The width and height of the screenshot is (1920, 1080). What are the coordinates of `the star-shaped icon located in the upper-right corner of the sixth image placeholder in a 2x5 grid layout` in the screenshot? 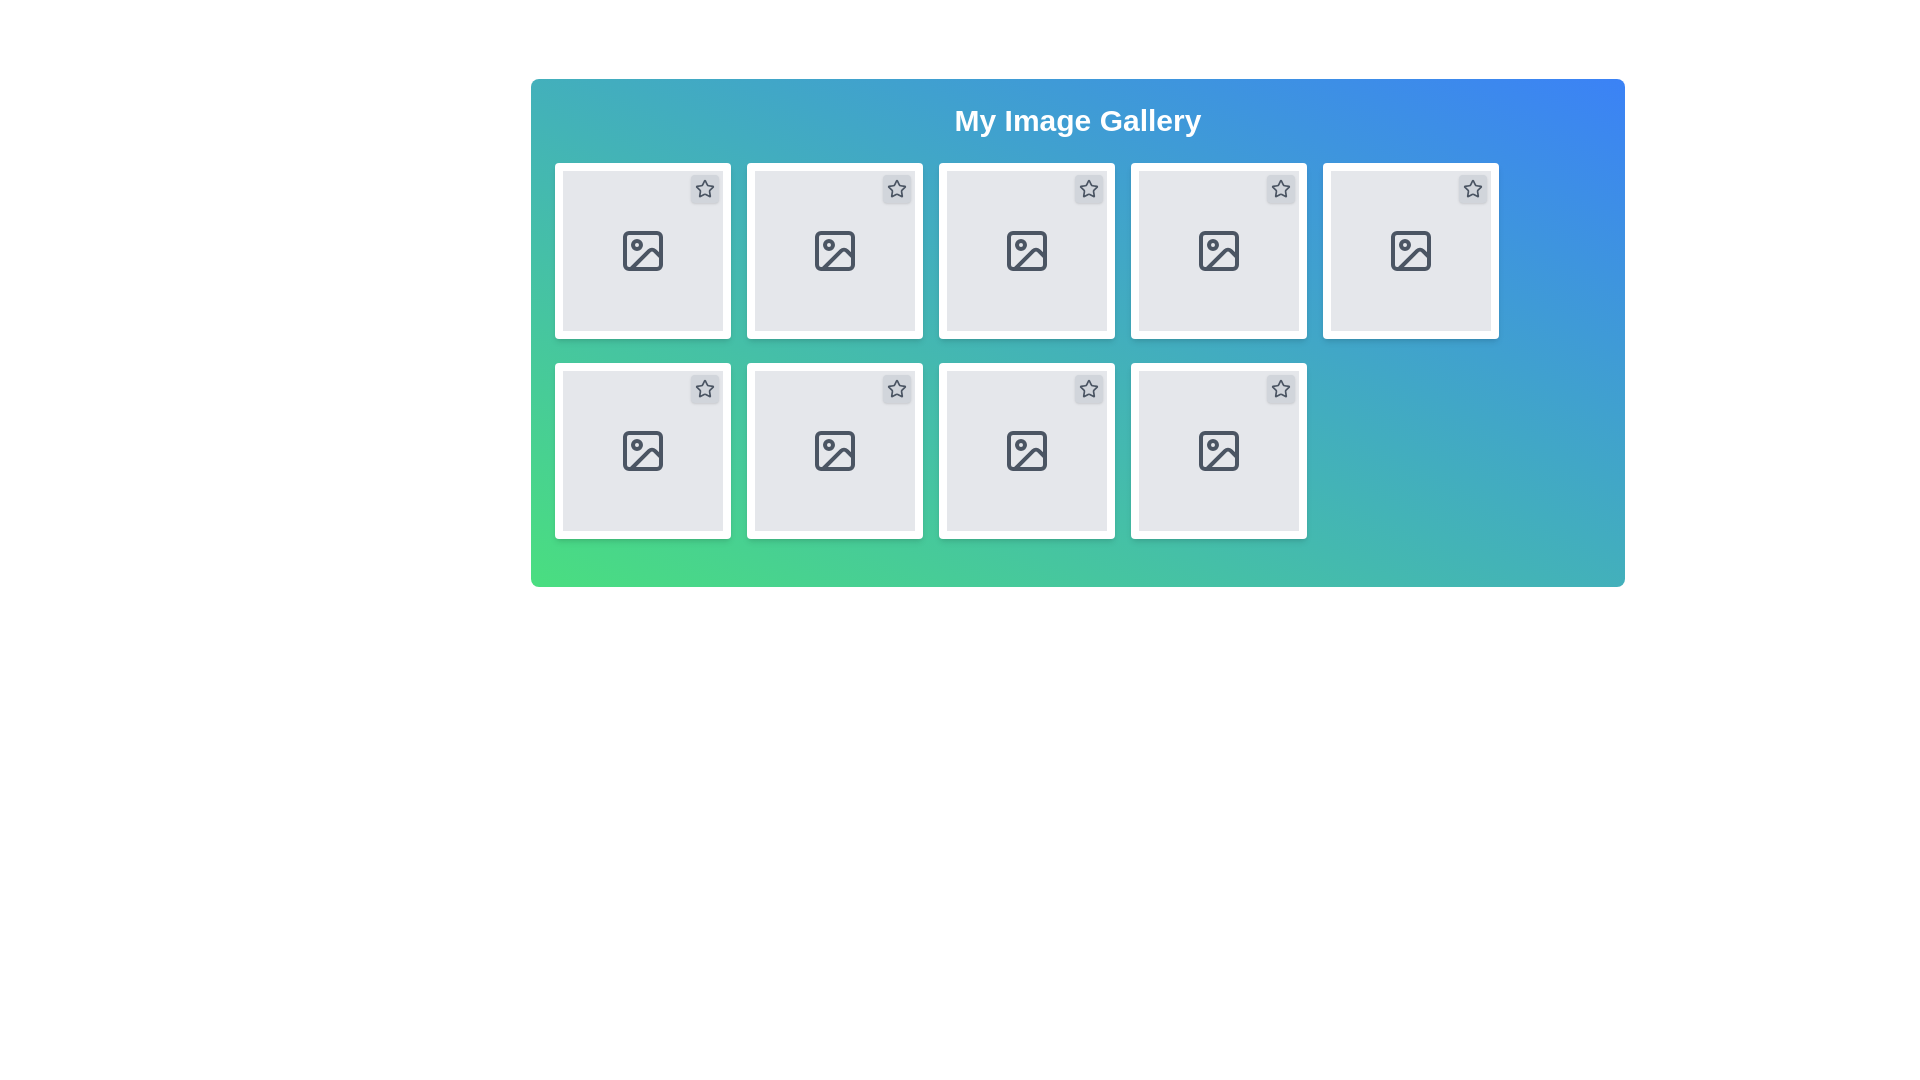 It's located at (896, 388).